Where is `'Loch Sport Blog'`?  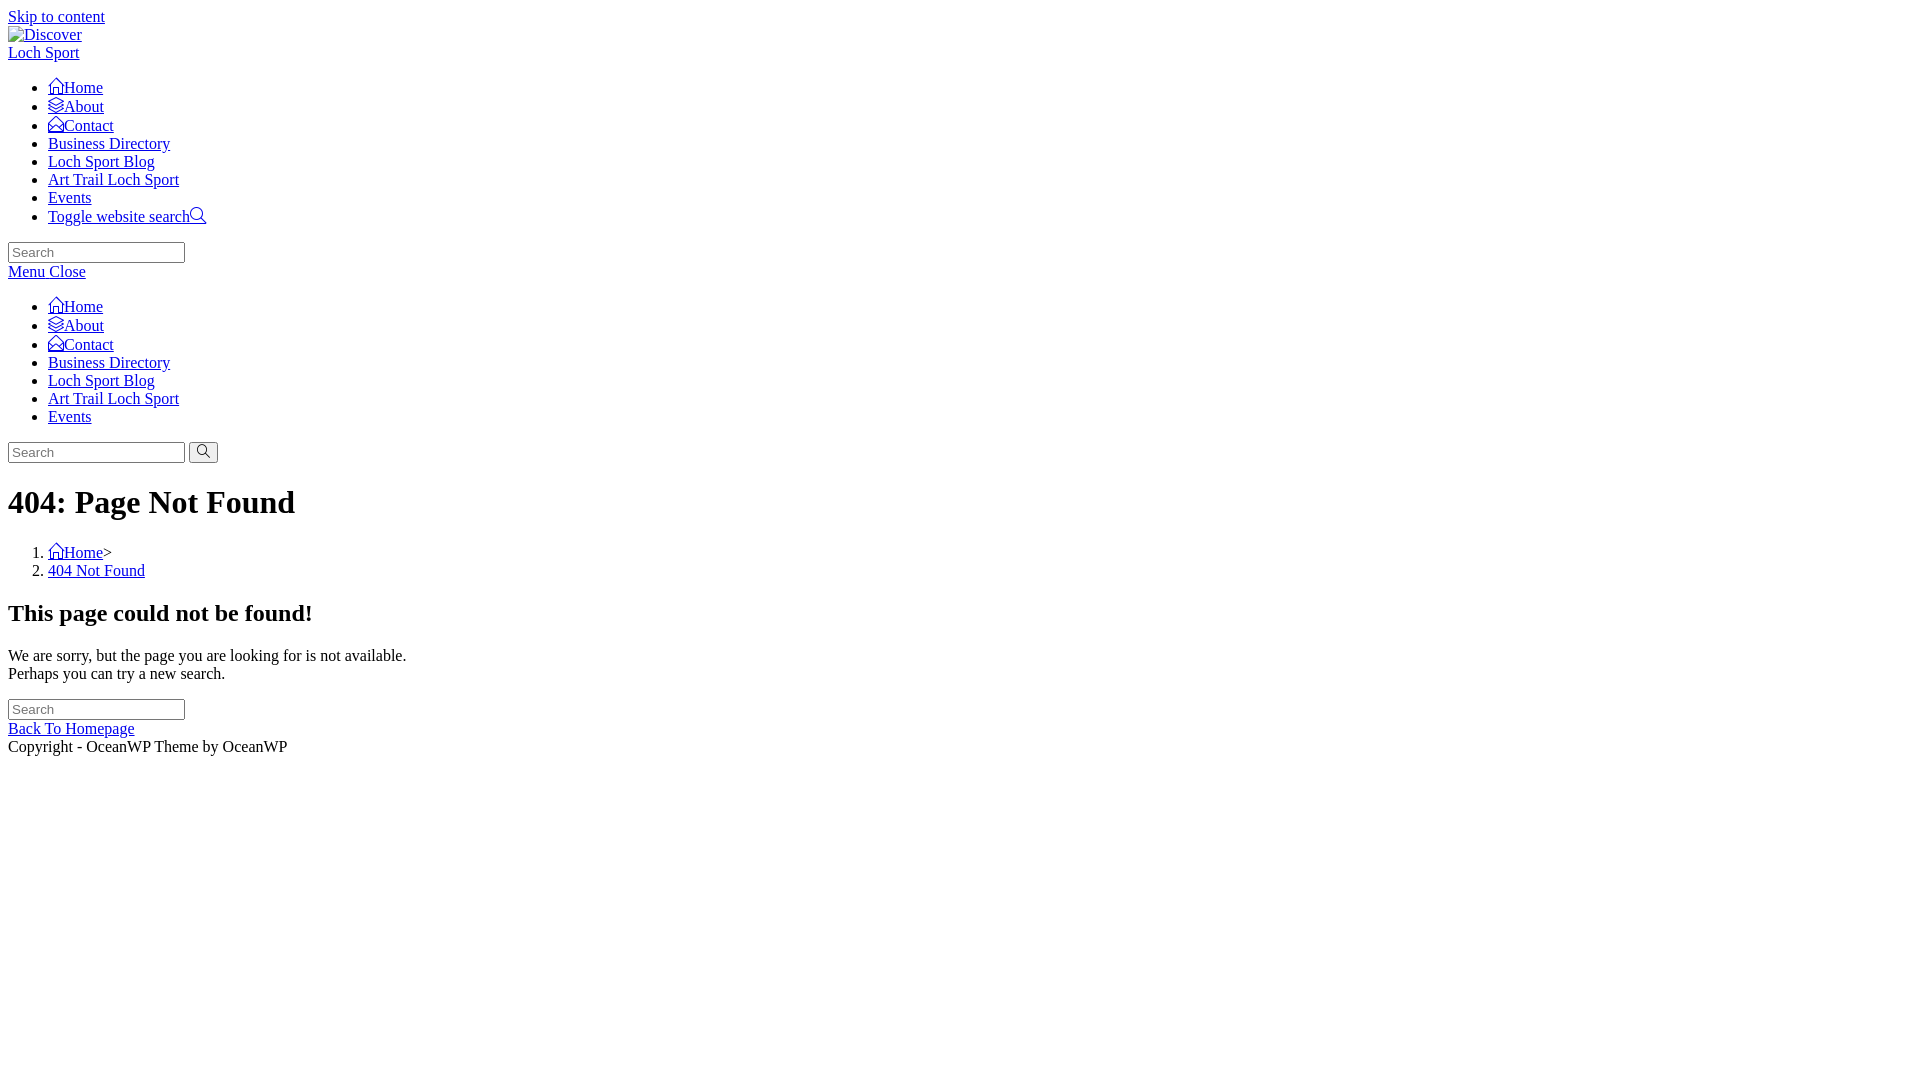 'Loch Sport Blog' is located at coordinates (100, 380).